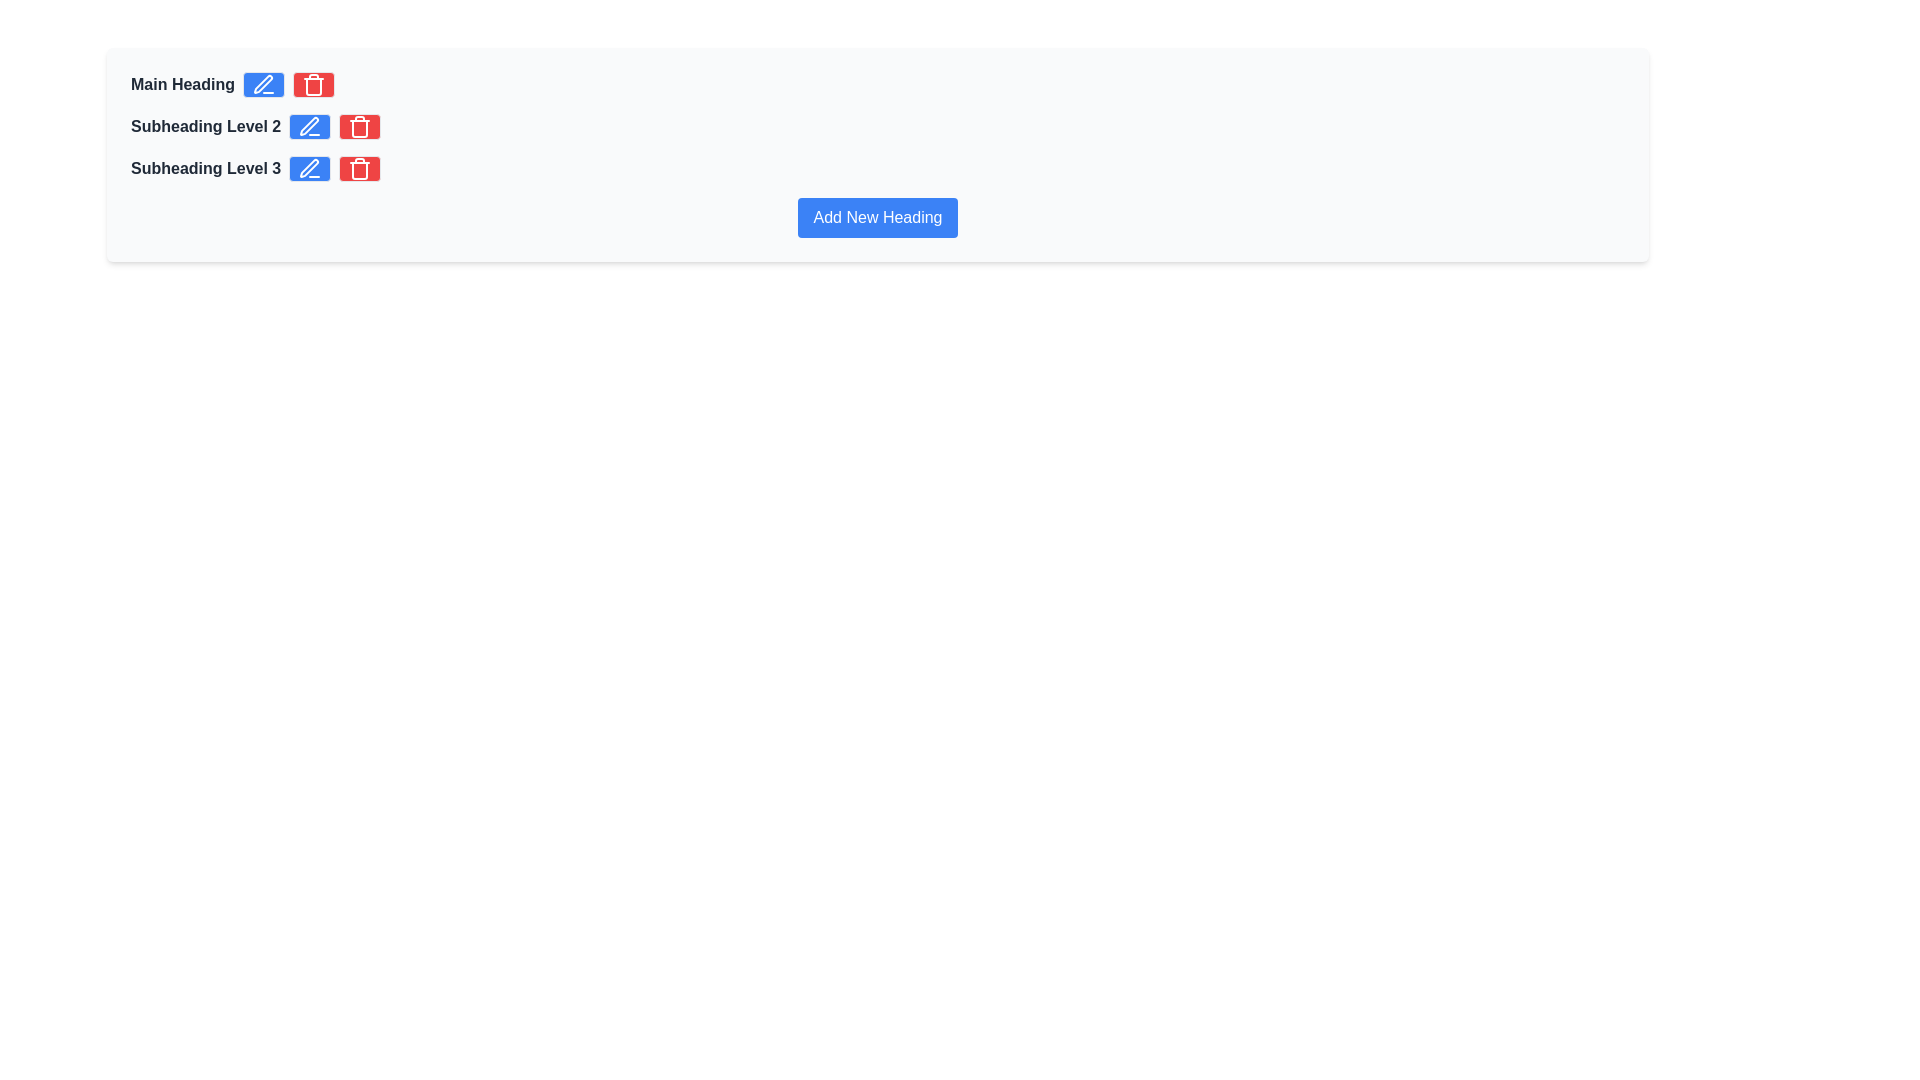 Image resolution: width=1920 pixels, height=1080 pixels. I want to click on the blue button with a round edge and a white pen icon located to the right of 'Subheading Level 3', so click(309, 168).